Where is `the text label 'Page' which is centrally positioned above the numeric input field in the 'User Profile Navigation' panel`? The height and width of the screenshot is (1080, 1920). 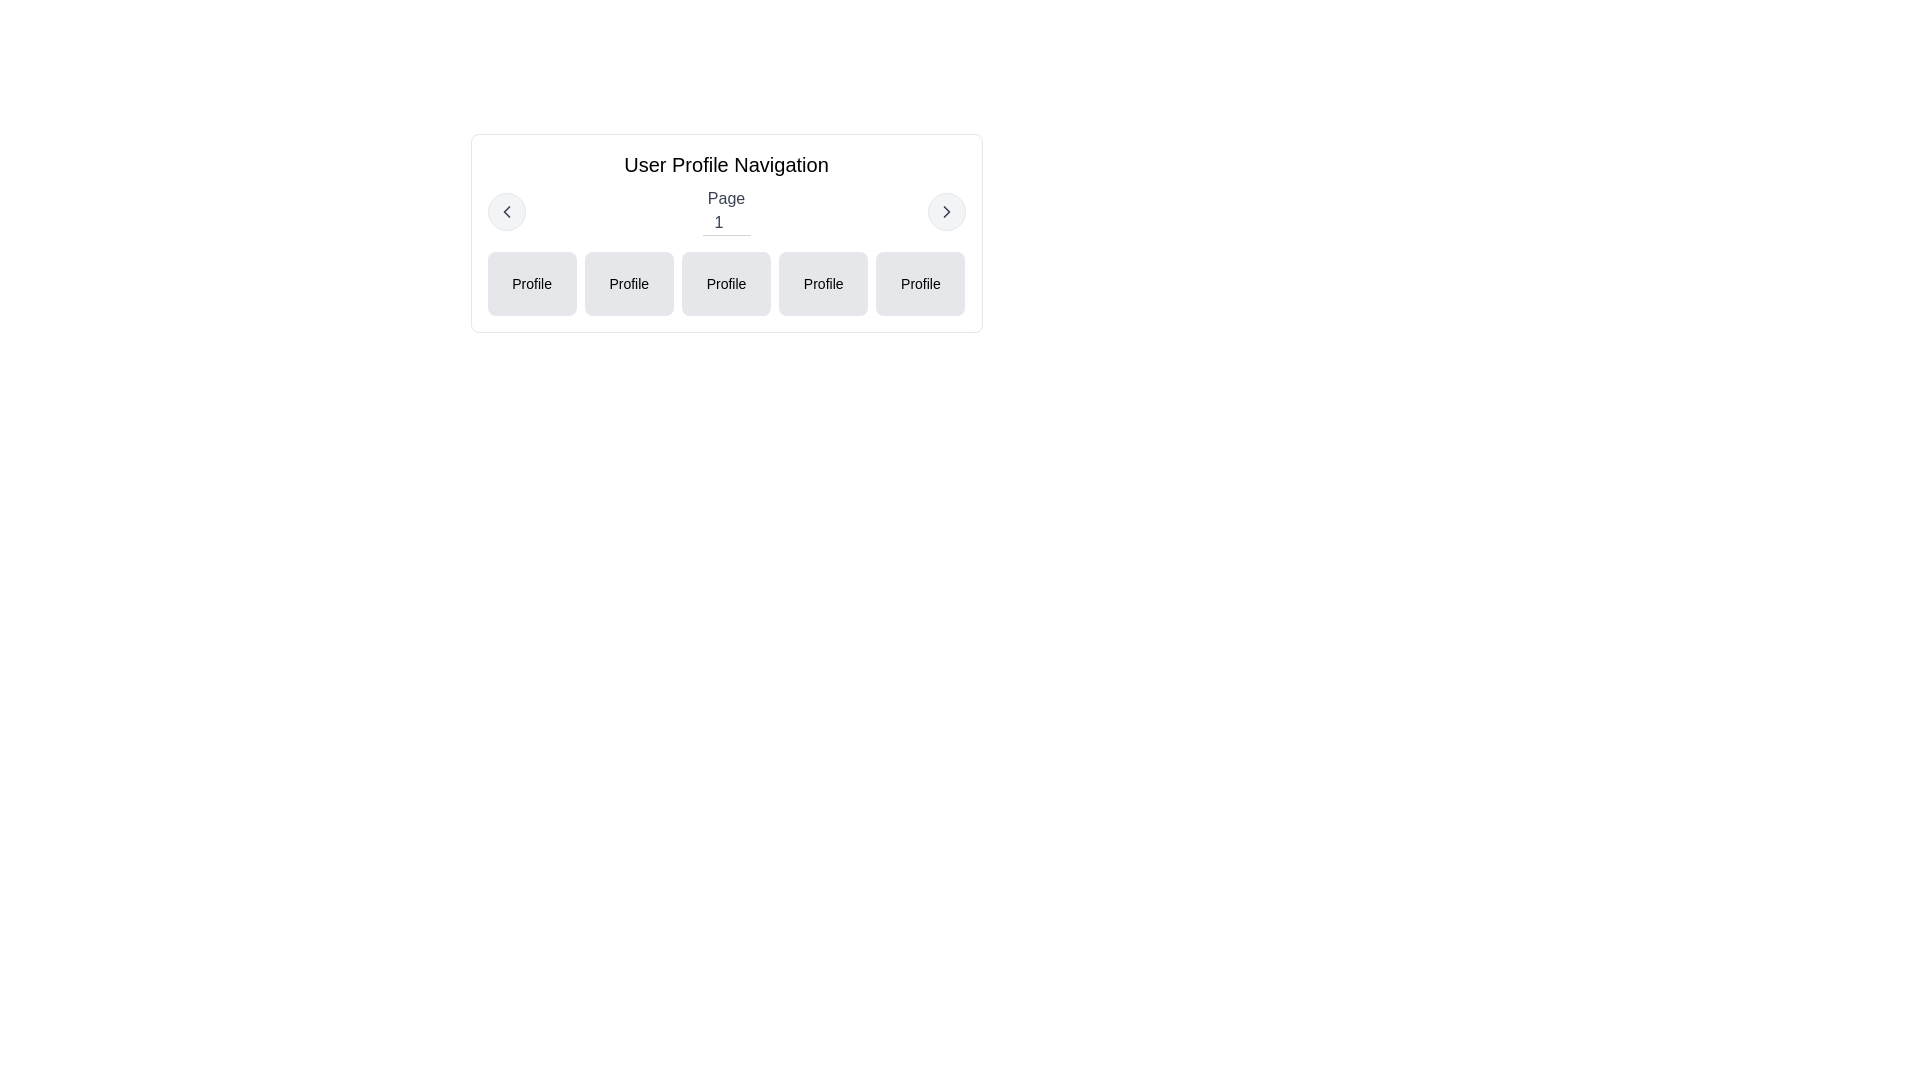
the text label 'Page' which is centrally positioned above the numeric input field in the 'User Profile Navigation' panel is located at coordinates (725, 199).